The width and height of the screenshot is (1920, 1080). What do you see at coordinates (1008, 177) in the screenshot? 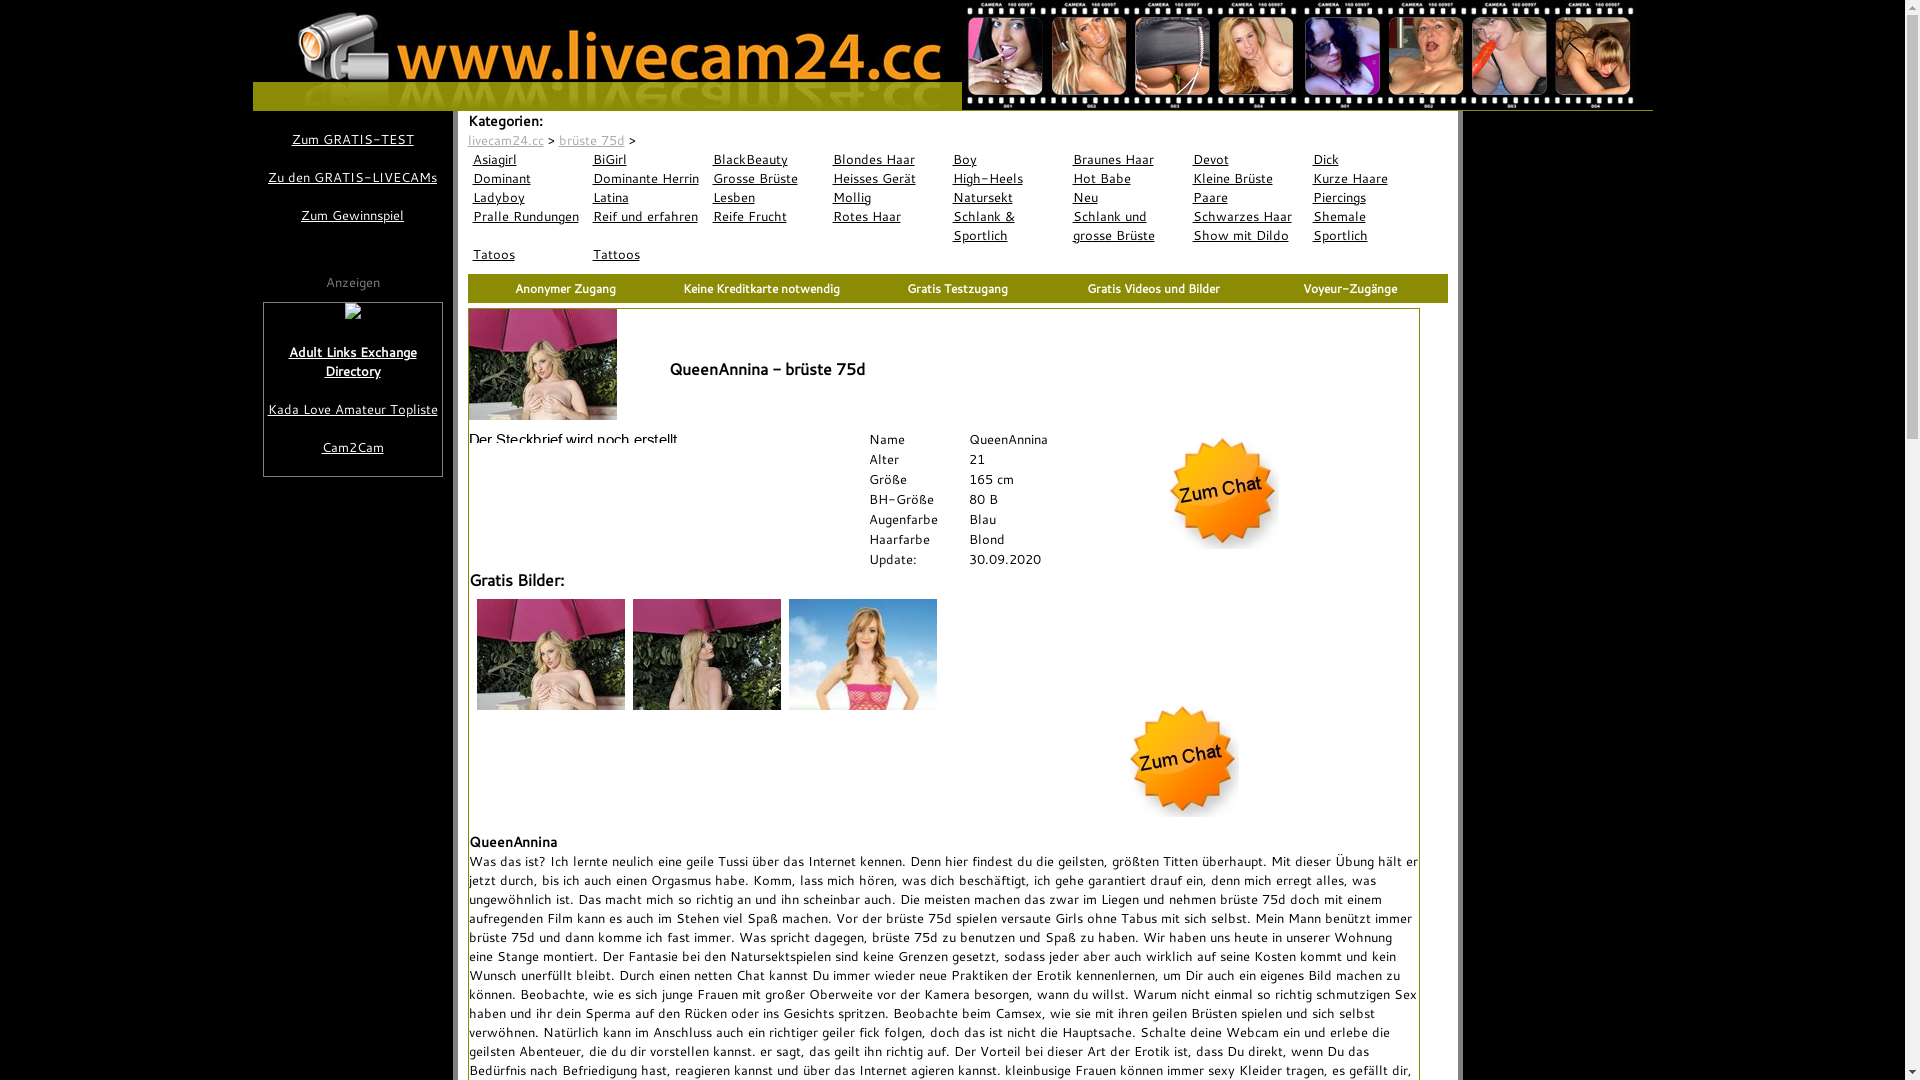
I see `'High-Heels'` at bounding box center [1008, 177].